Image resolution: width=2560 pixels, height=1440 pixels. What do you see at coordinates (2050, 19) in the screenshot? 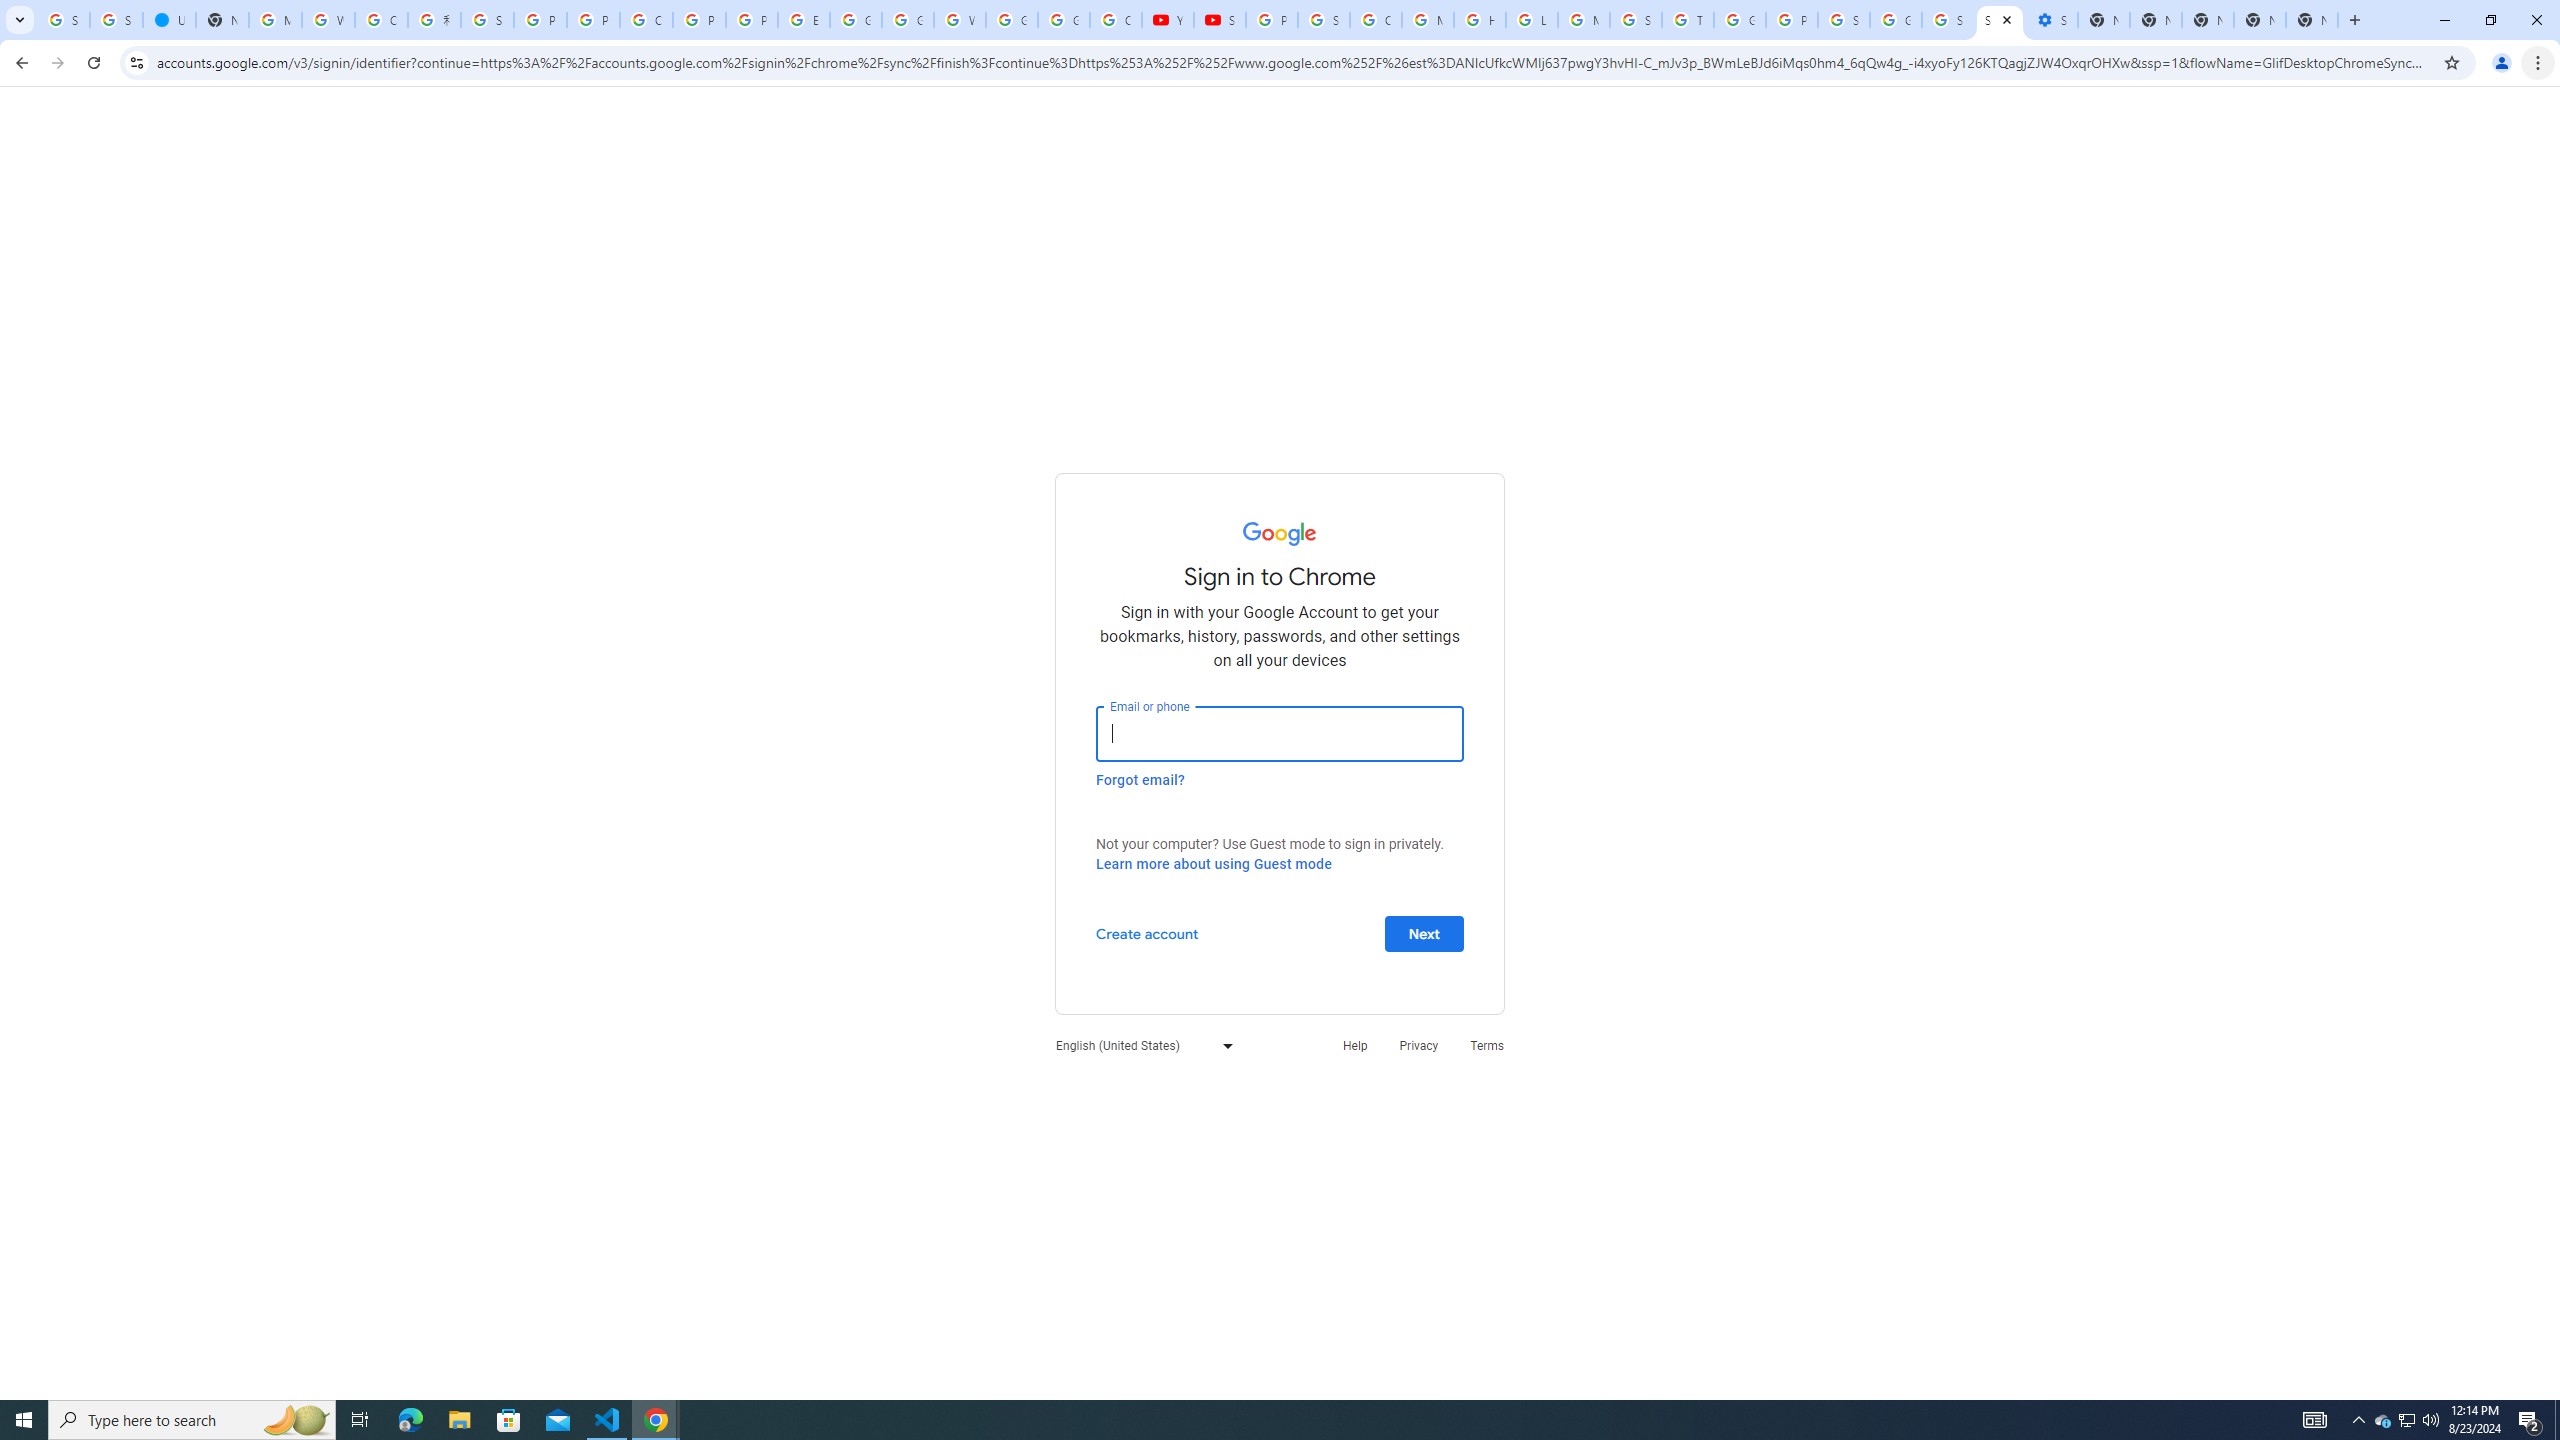
I see `'Settings - Performance'` at bounding box center [2050, 19].